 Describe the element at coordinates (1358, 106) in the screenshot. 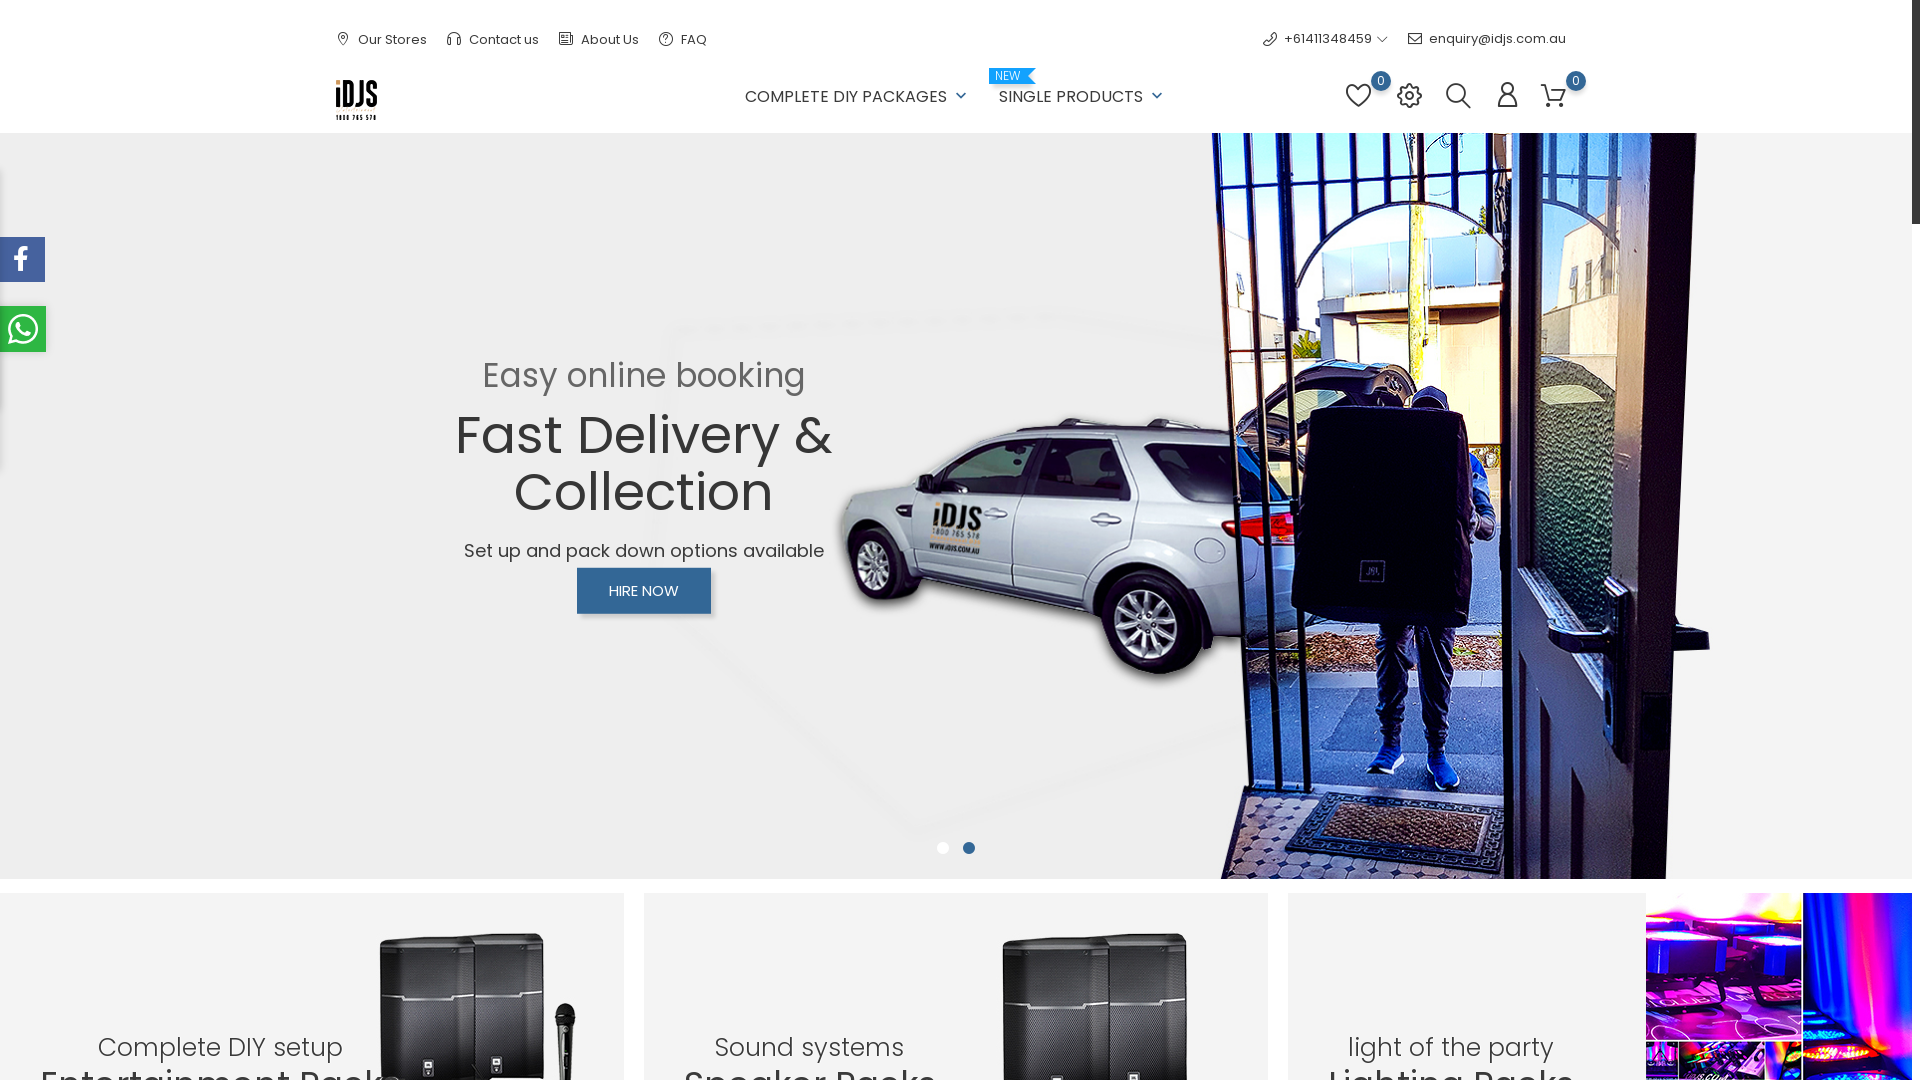

I see `'0'` at that location.